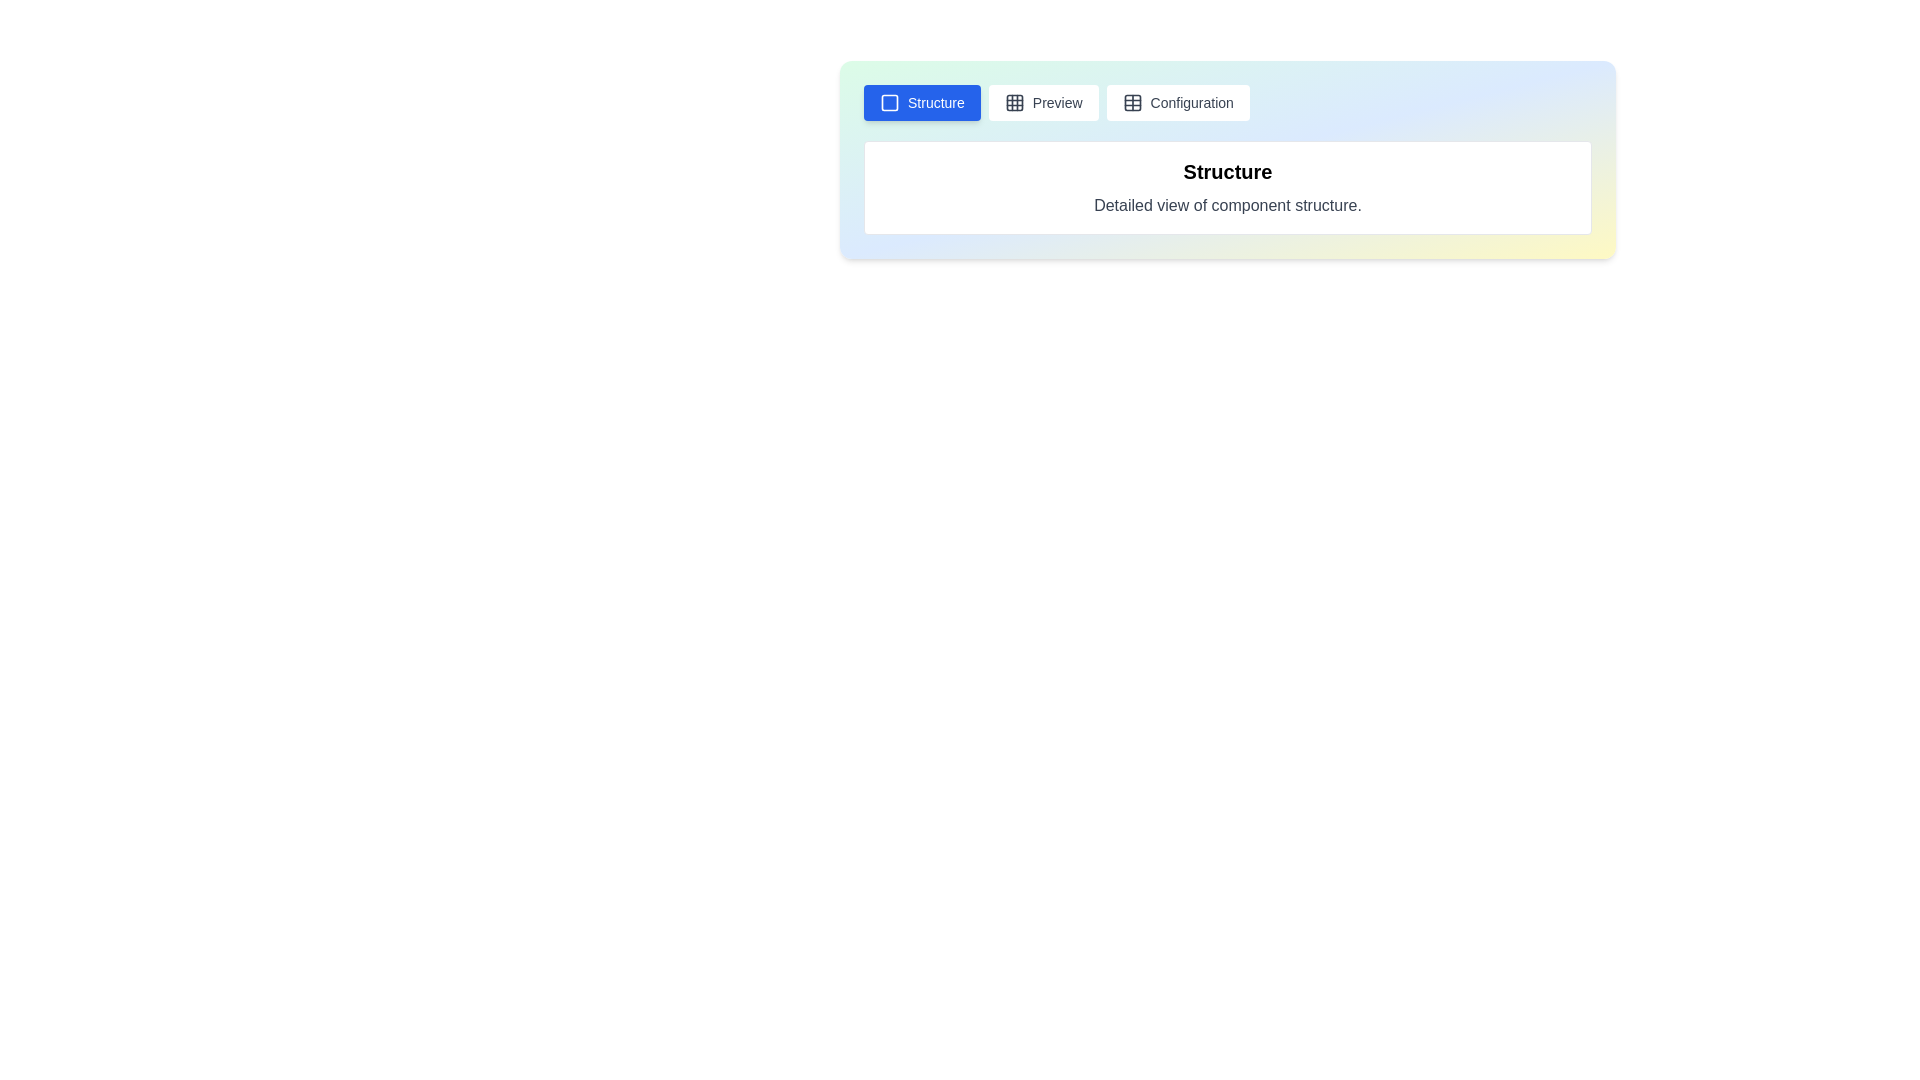 The height and width of the screenshot is (1080, 1920). Describe the element at coordinates (1042, 103) in the screenshot. I see `the tab labeled Preview to switch to that tab` at that location.